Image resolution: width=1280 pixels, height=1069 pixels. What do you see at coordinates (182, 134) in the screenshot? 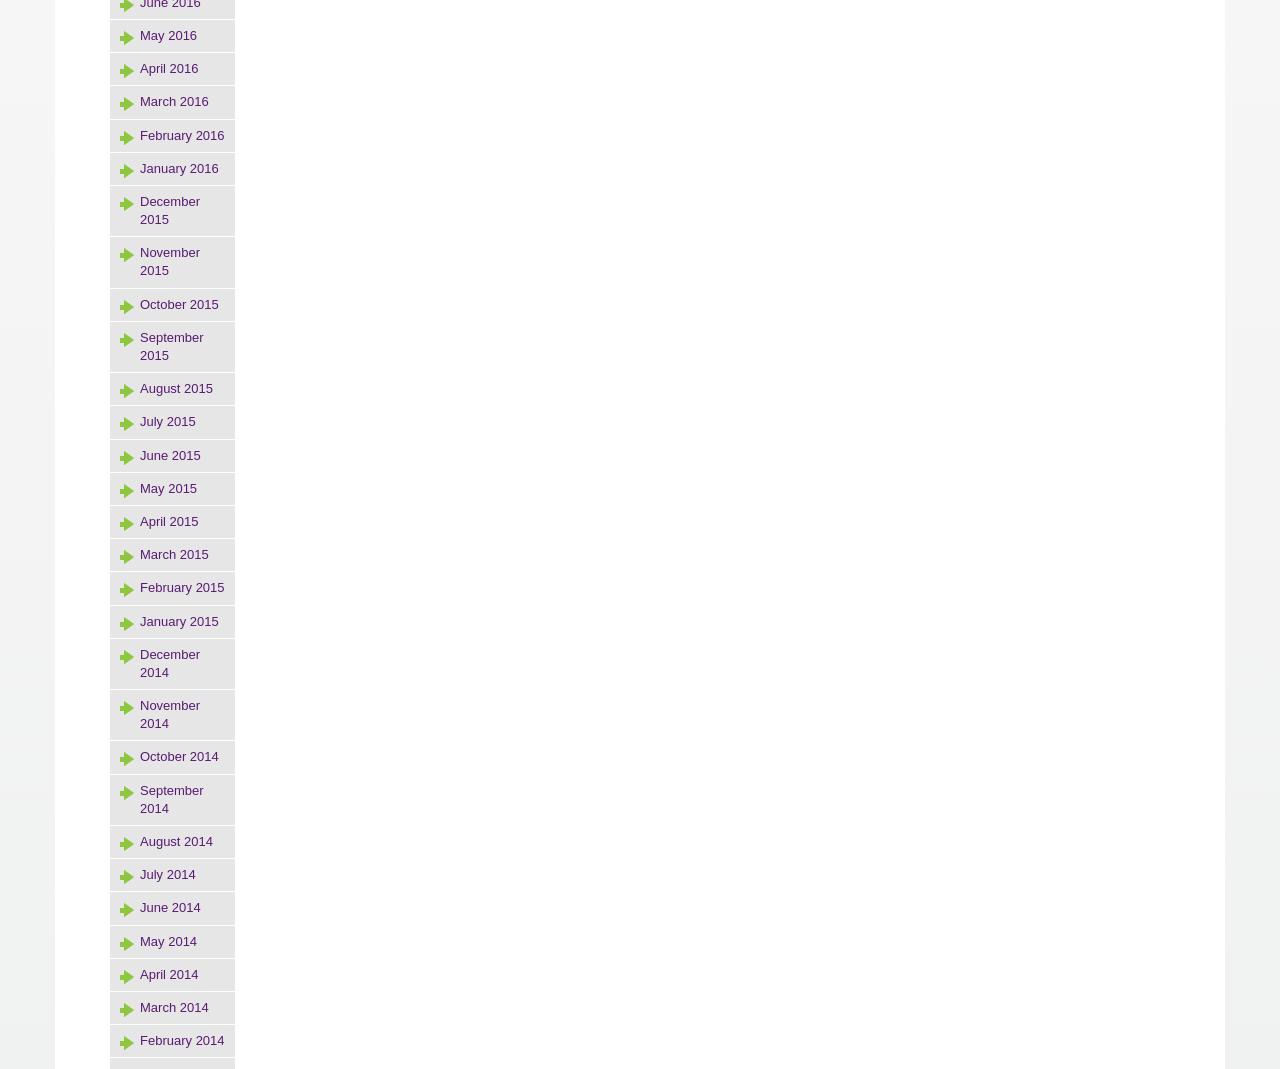
I see `'February 2016'` at bounding box center [182, 134].